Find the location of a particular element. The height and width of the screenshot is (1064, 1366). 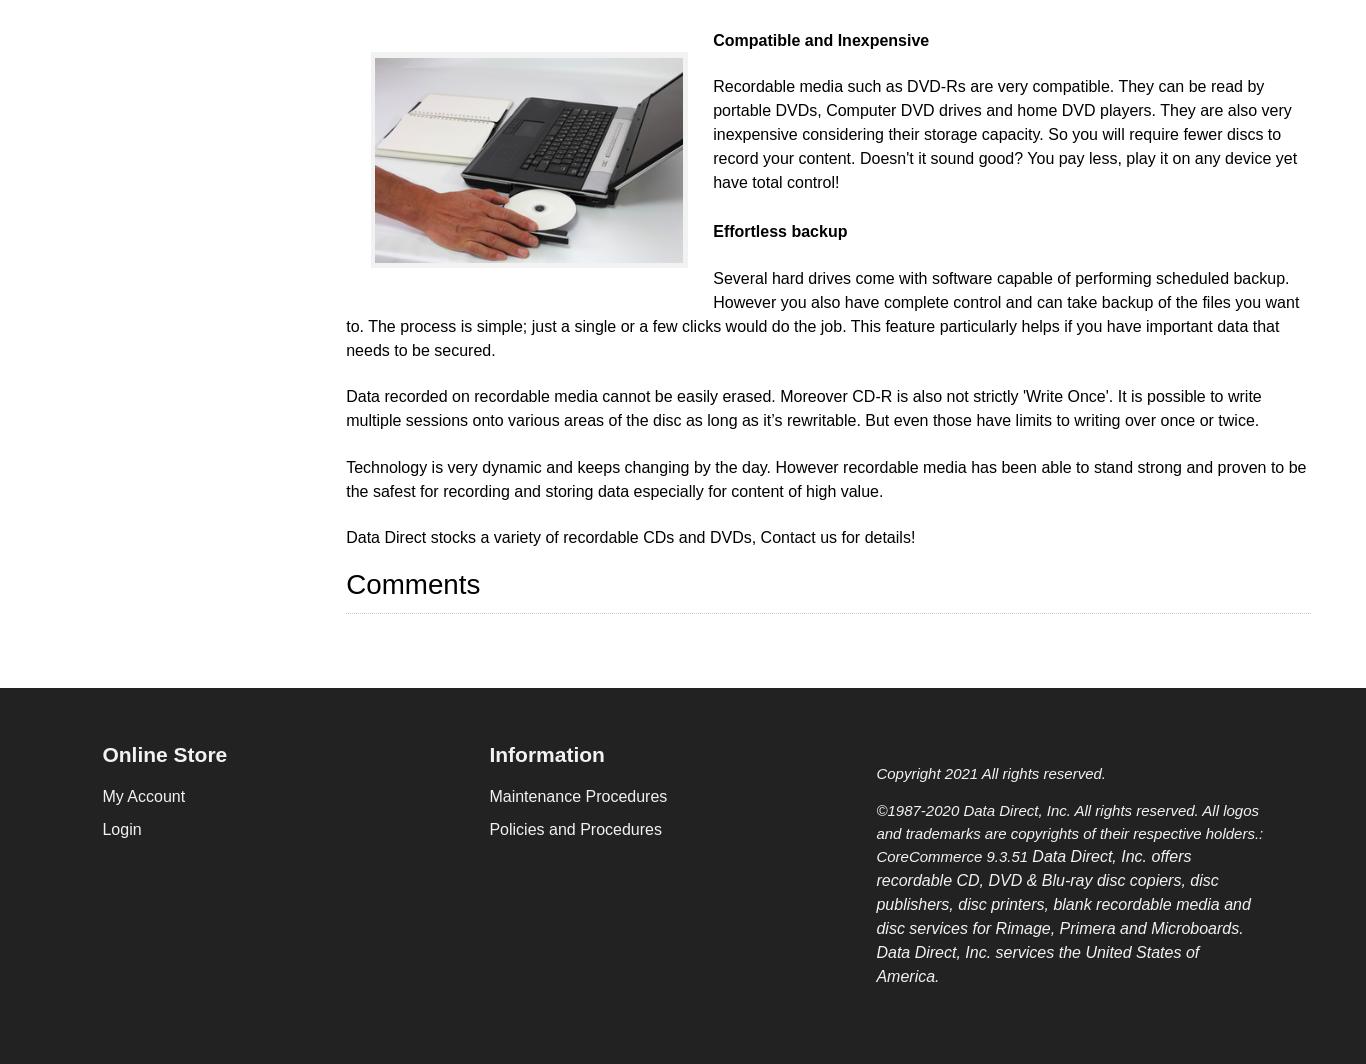

'Technology is very dynamic and keeps changing by the day. However recordable media has been able to stand strong and proven to be the safest for recording and storing data especially for content of high value.' is located at coordinates (825, 478).